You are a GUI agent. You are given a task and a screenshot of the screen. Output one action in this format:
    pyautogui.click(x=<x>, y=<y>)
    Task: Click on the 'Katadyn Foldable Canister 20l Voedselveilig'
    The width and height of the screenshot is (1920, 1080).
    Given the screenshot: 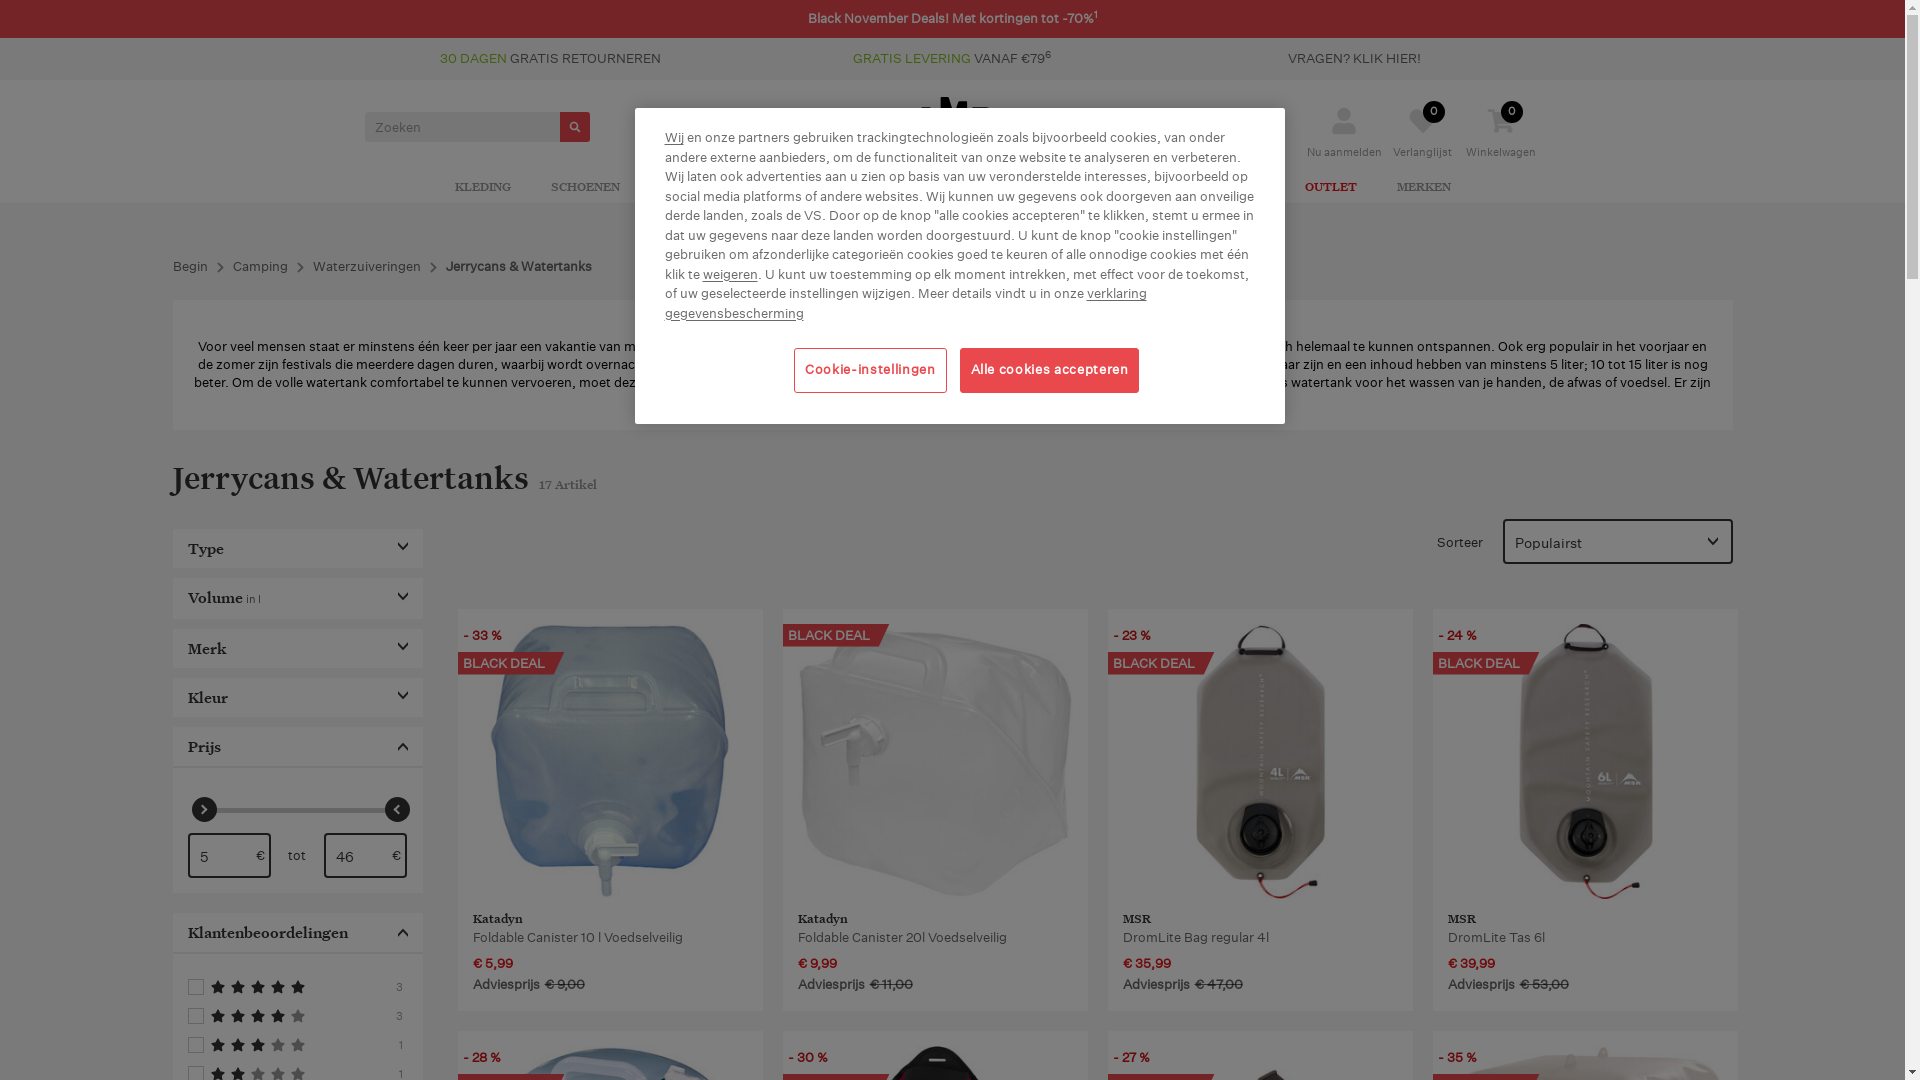 What is the action you would take?
    pyautogui.click(x=934, y=810)
    